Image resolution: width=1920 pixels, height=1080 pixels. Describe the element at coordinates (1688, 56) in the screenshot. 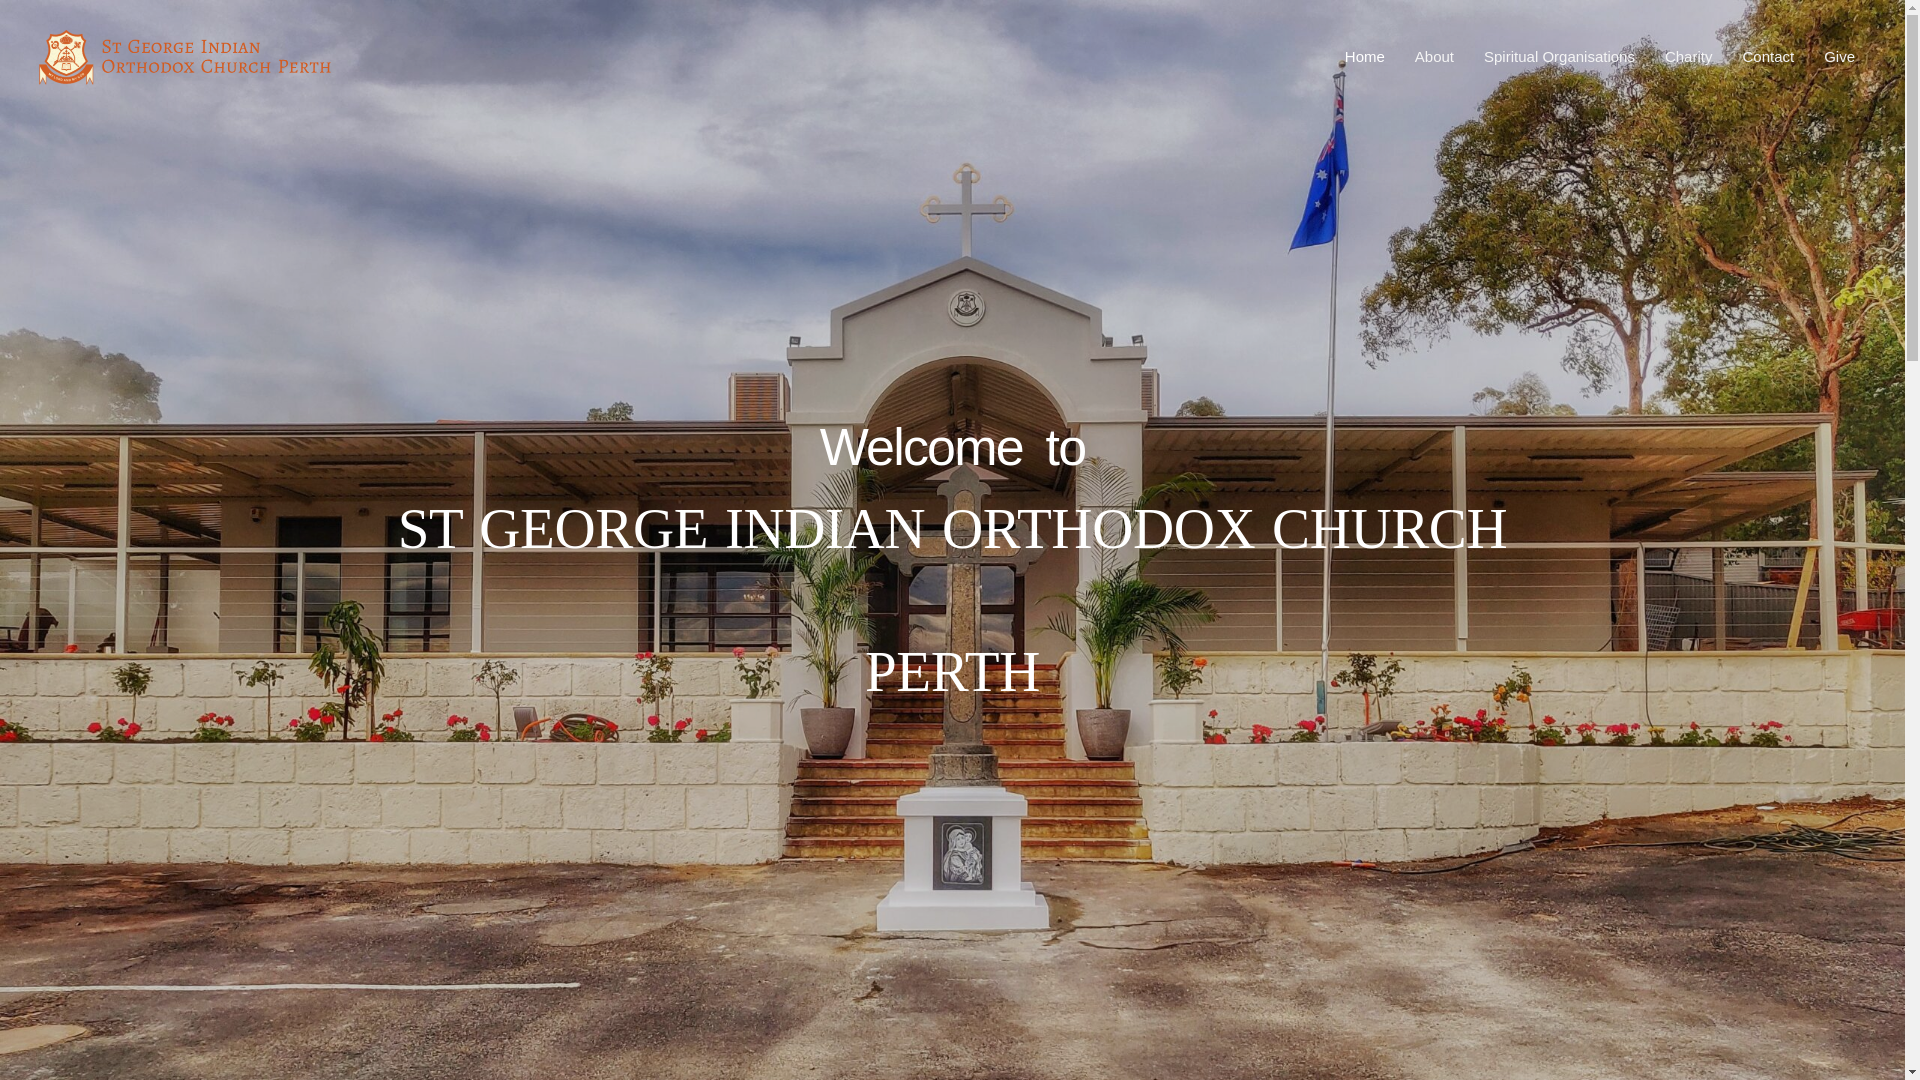

I see `'Charity'` at that location.